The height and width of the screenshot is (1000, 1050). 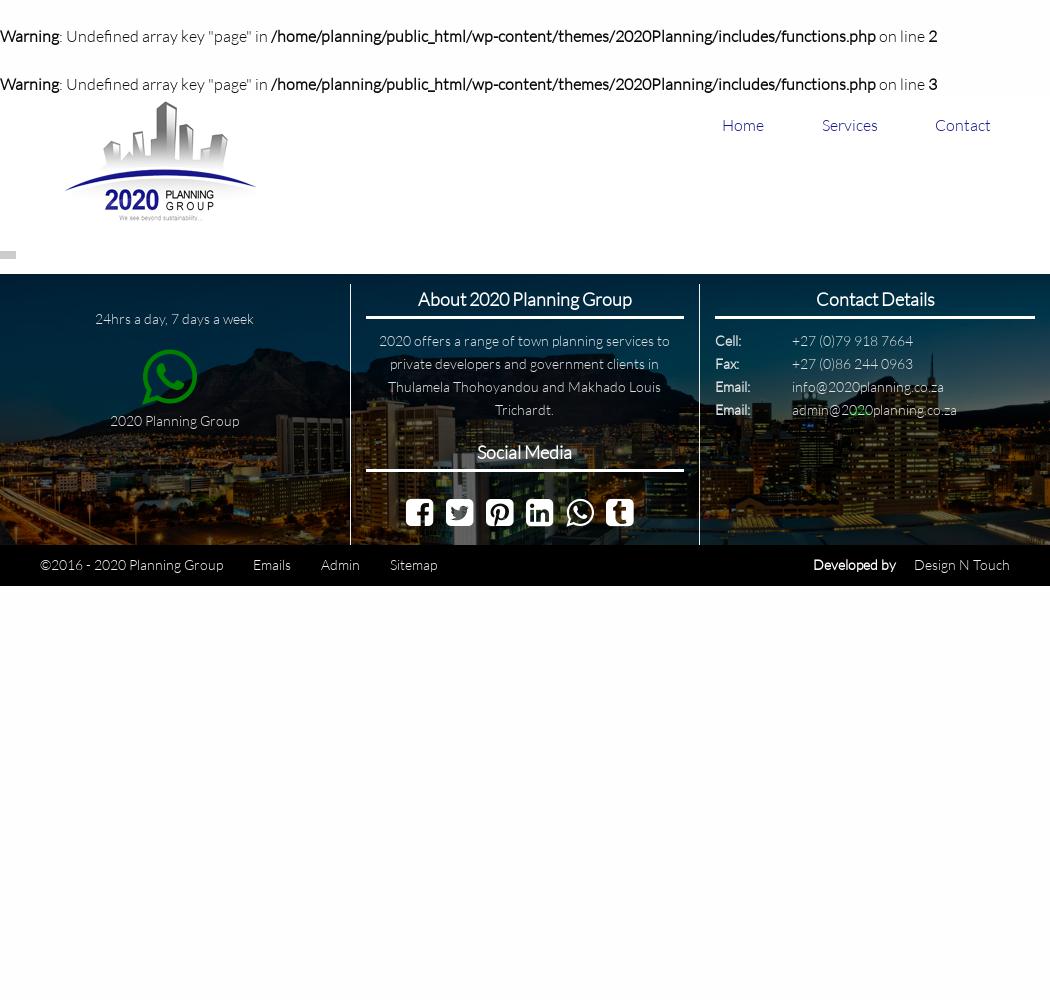 I want to click on '24hrs a day, 7 days a week', so click(x=174, y=317).